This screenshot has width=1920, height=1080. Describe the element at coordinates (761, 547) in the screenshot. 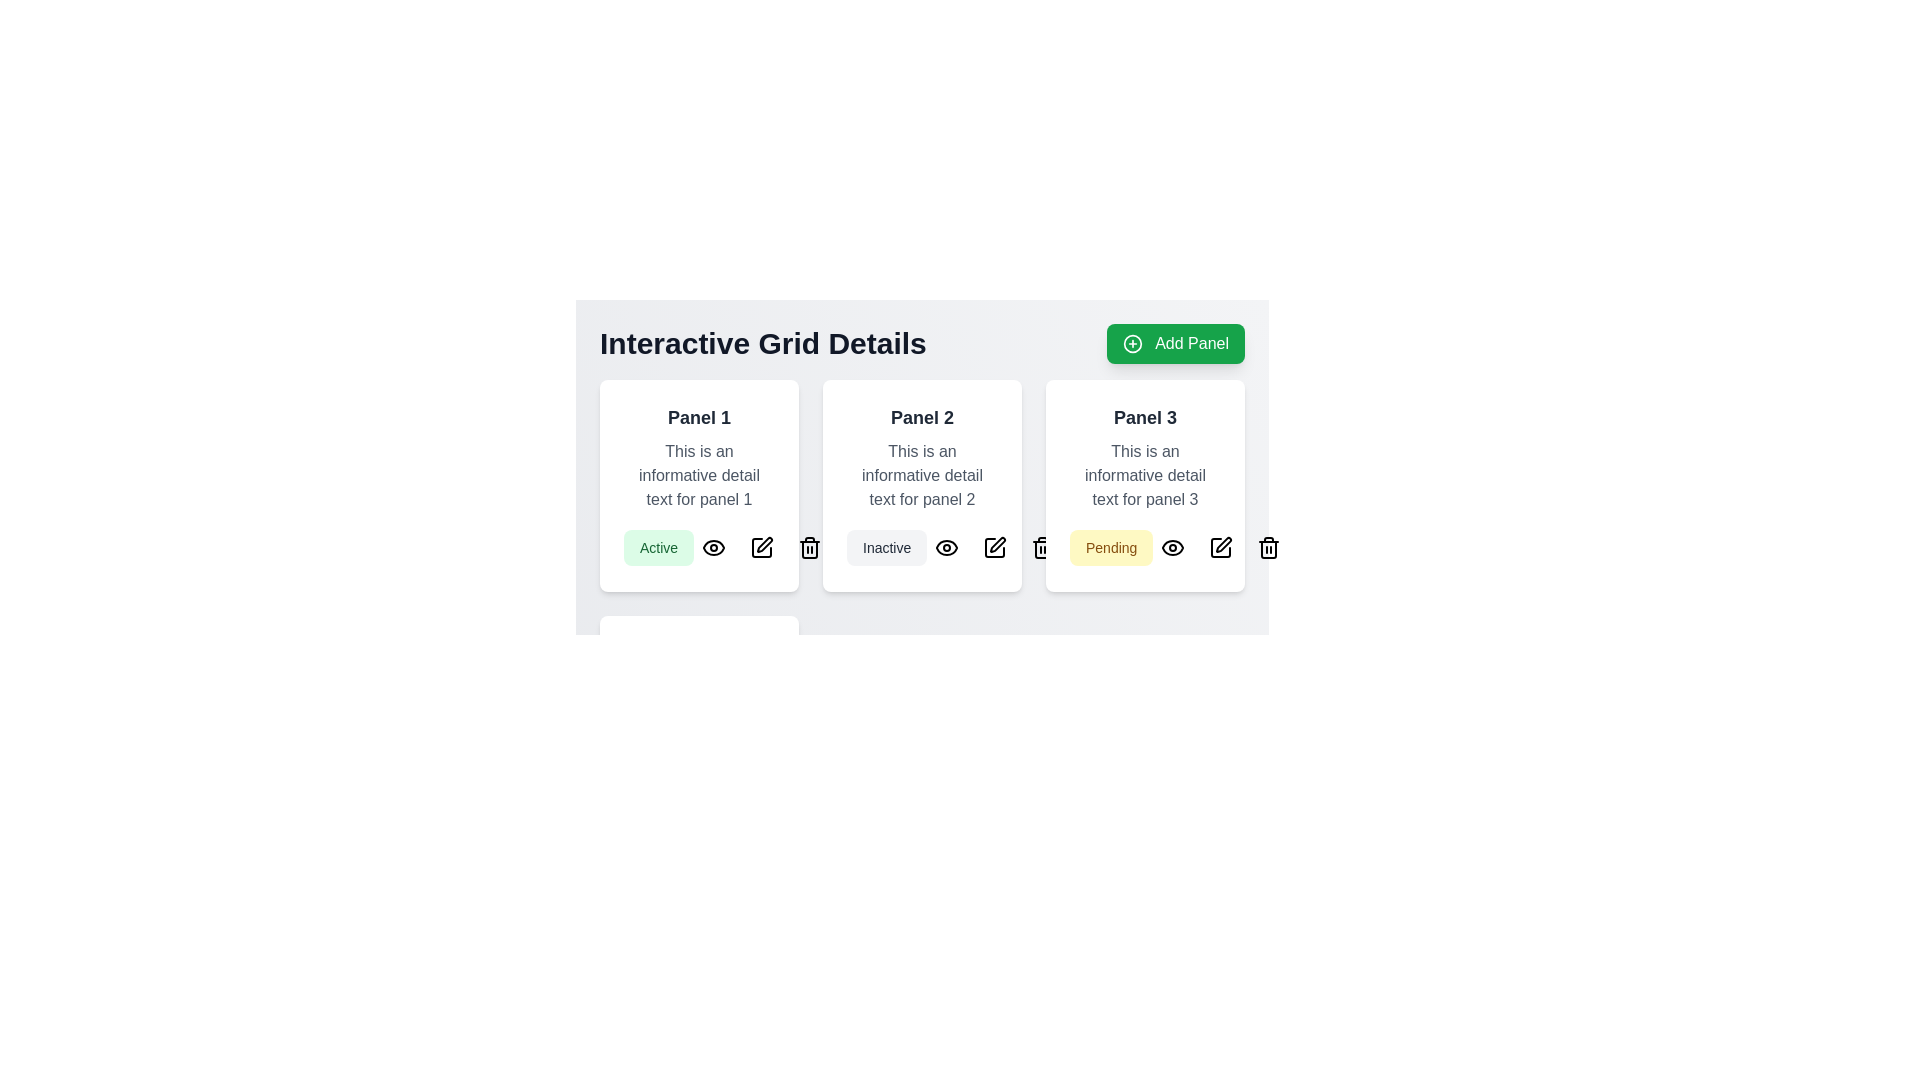

I see `the edit button icon, which is the second icon from the left in the group of three below the 'Active' label in 'Panel 1'` at that location.